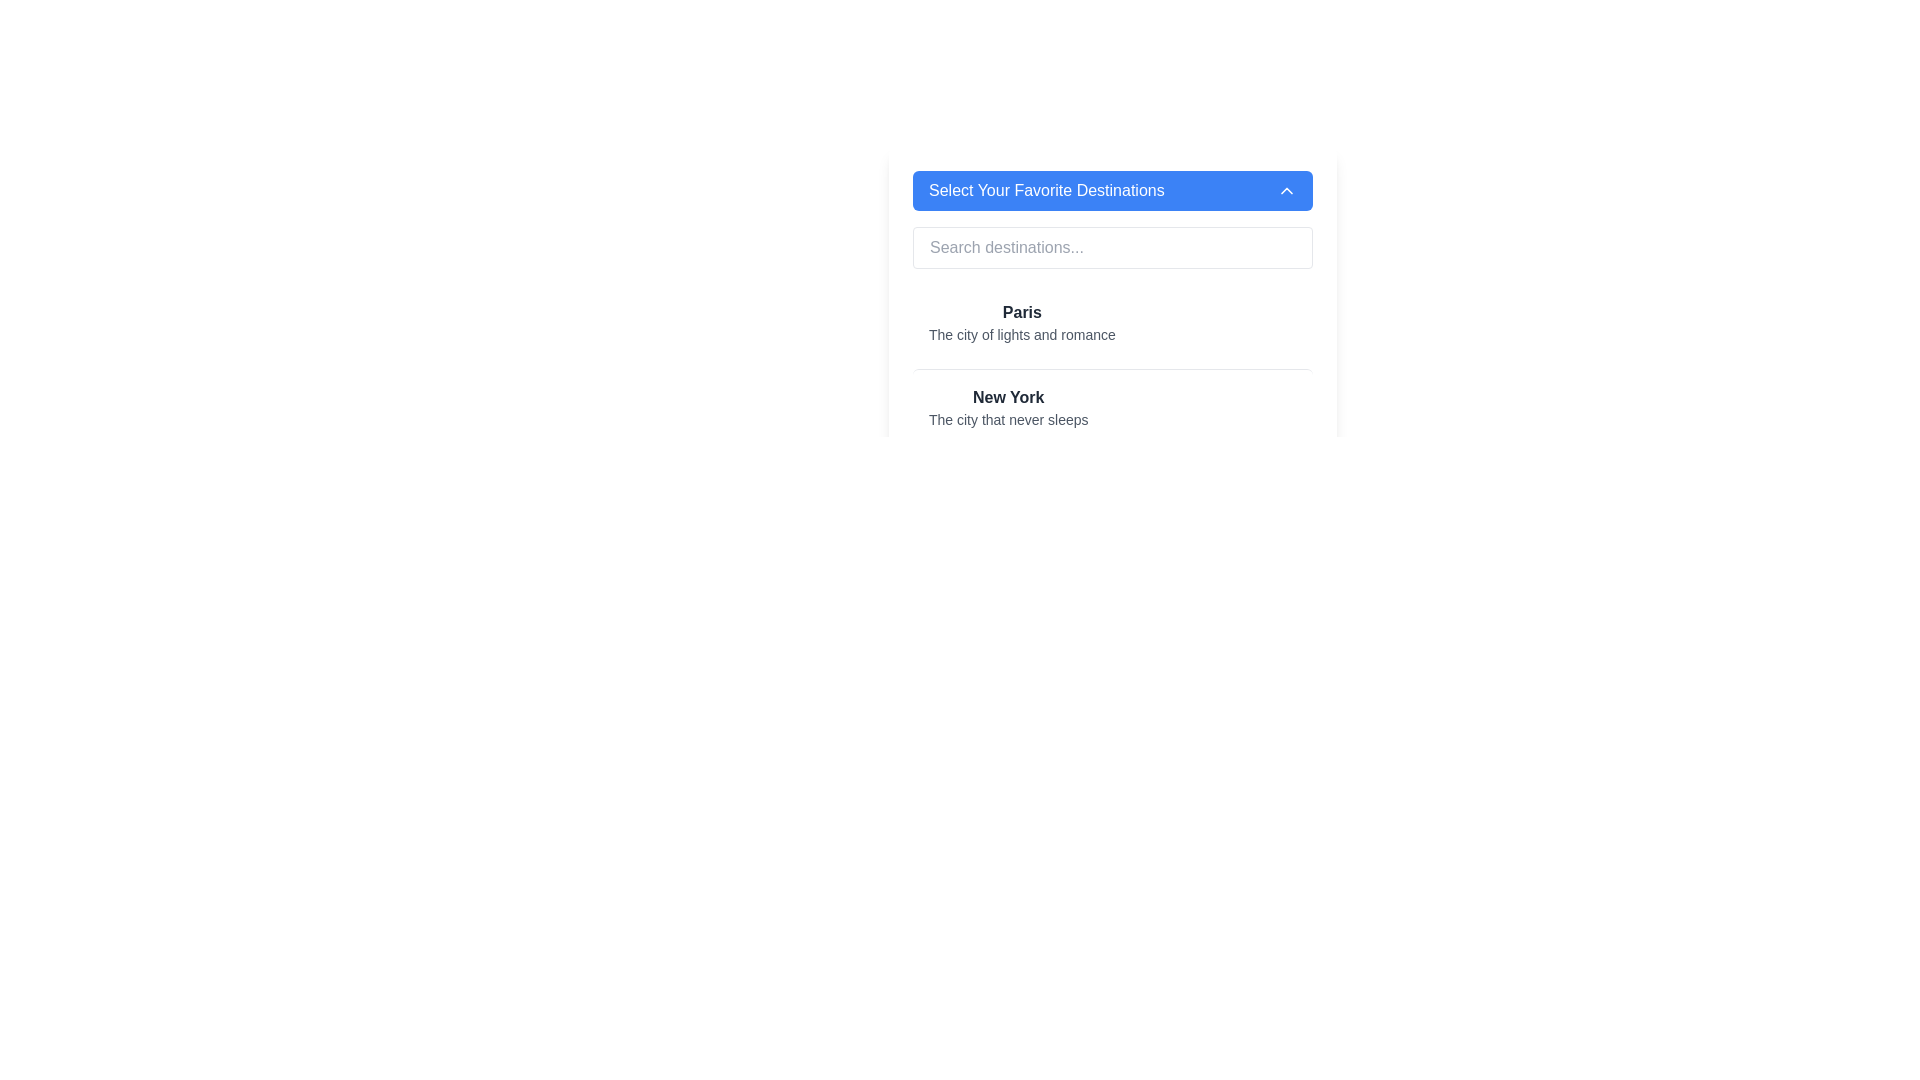 The width and height of the screenshot is (1920, 1080). What do you see at coordinates (1022, 334) in the screenshot?
I see `the text label reading 'The city of lights and romance', which is positioned beneath the title 'Paris'` at bounding box center [1022, 334].